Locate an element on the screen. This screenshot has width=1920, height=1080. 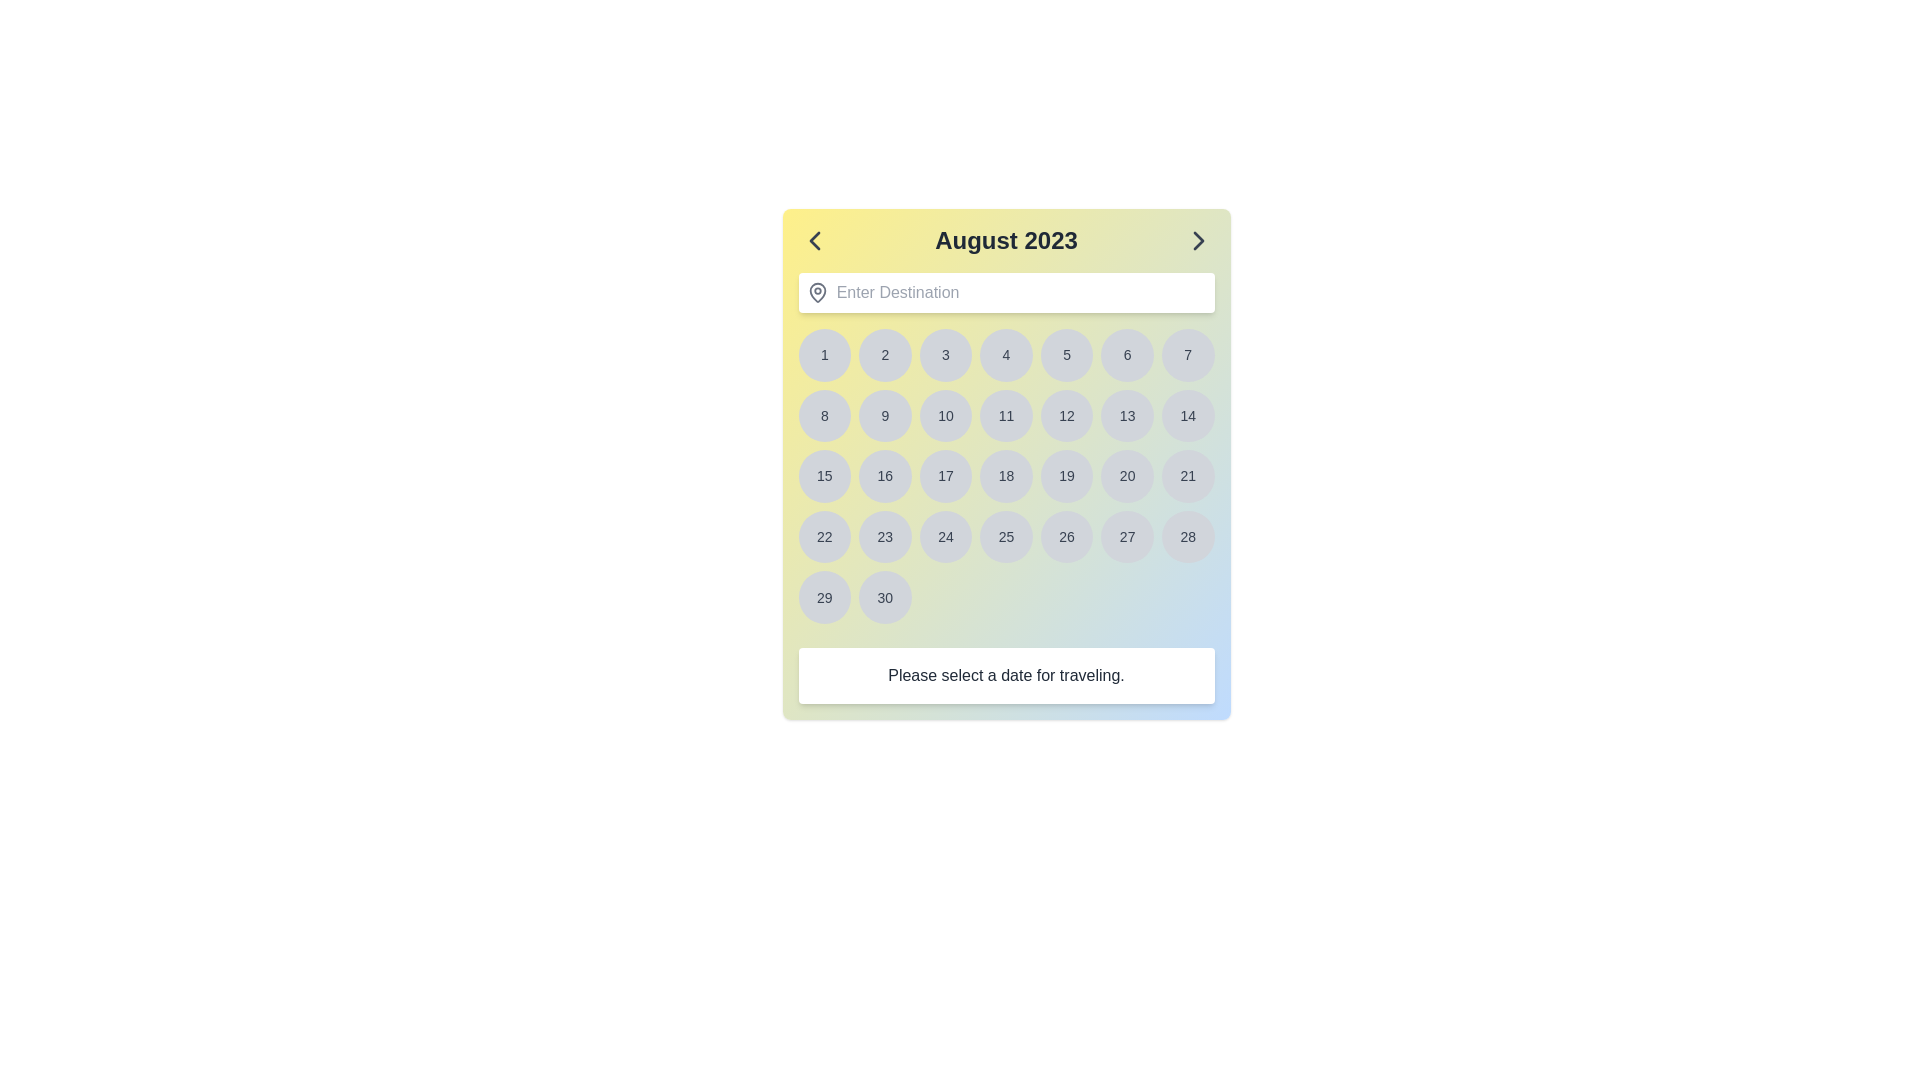
the circular button labeled '23' in the fifth row, second column of the calendar interface is located at coordinates (884, 535).